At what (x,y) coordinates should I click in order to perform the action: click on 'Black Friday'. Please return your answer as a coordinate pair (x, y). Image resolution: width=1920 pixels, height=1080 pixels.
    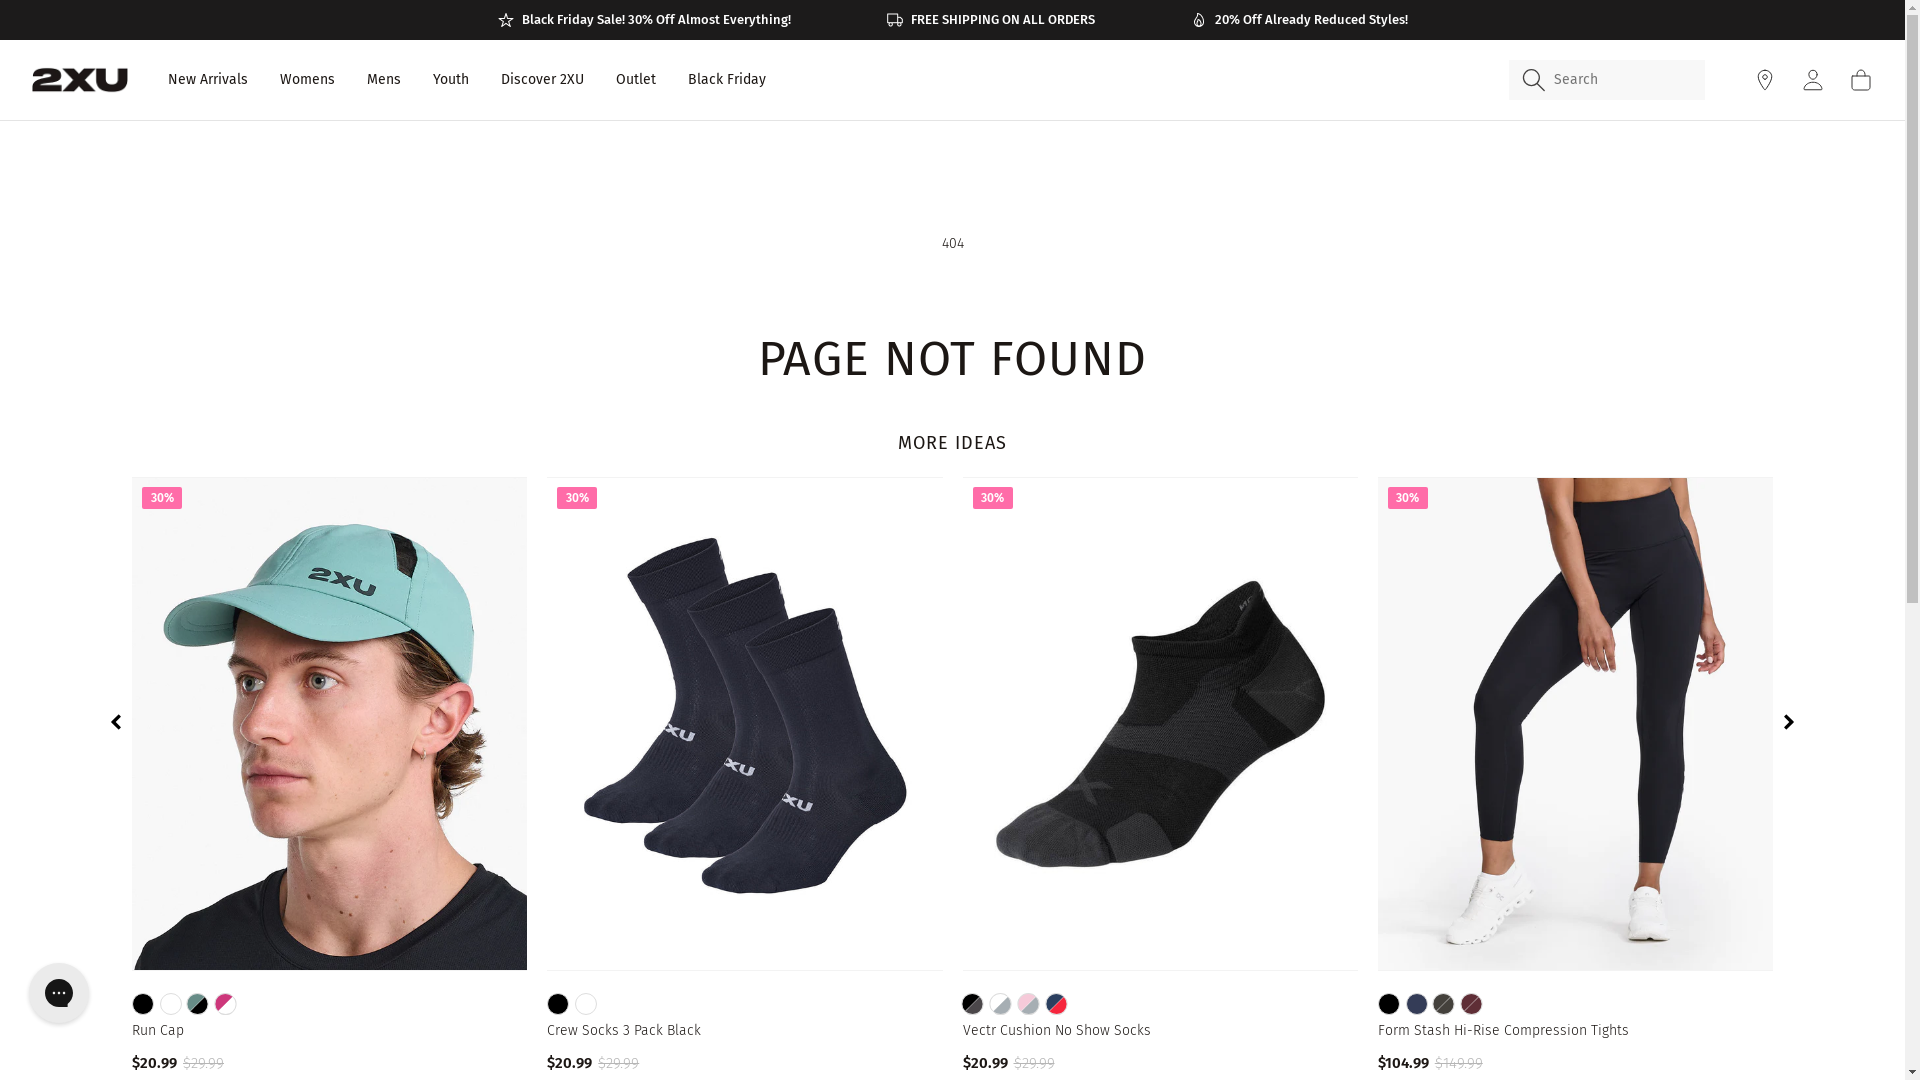
    Looking at the image, I should click on (725, 79).